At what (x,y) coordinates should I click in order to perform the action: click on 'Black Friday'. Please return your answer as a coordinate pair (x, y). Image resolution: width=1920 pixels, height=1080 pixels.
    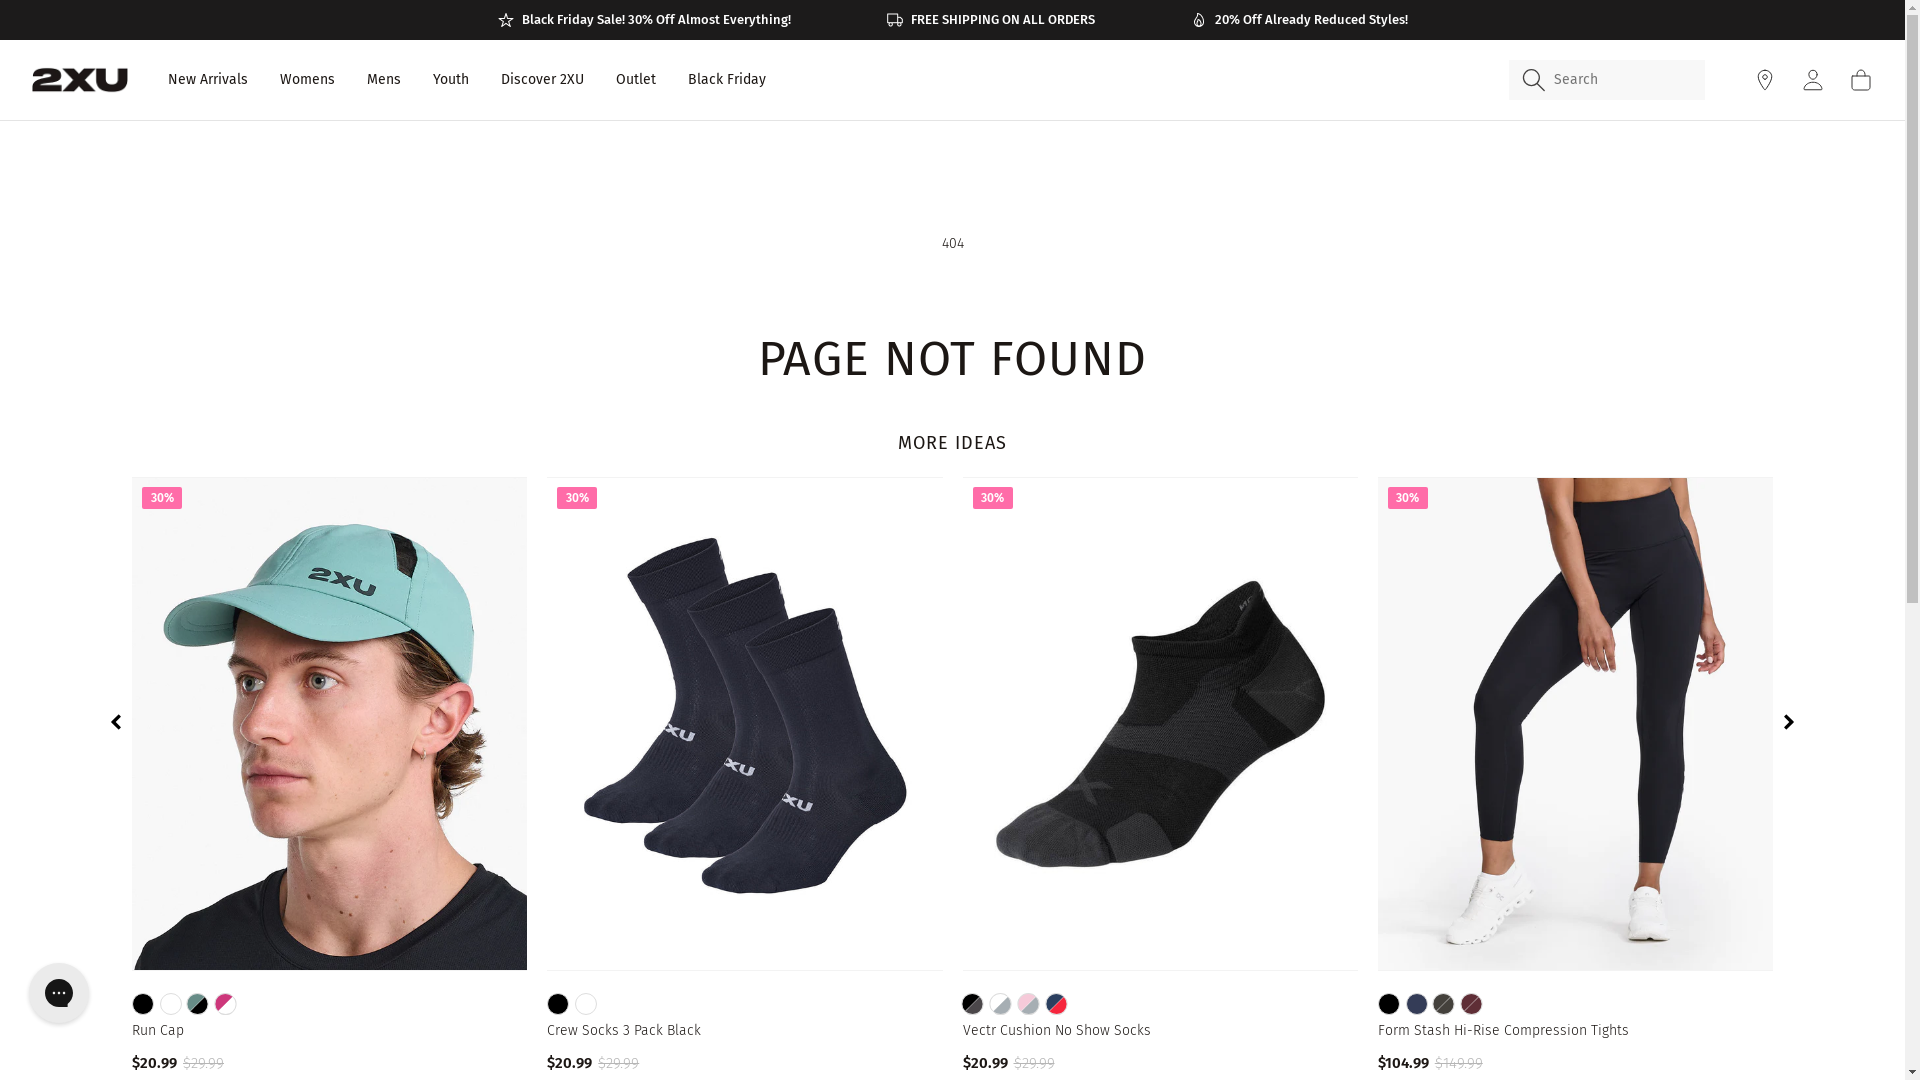
    Looking at the image, I should click on (725, 79).